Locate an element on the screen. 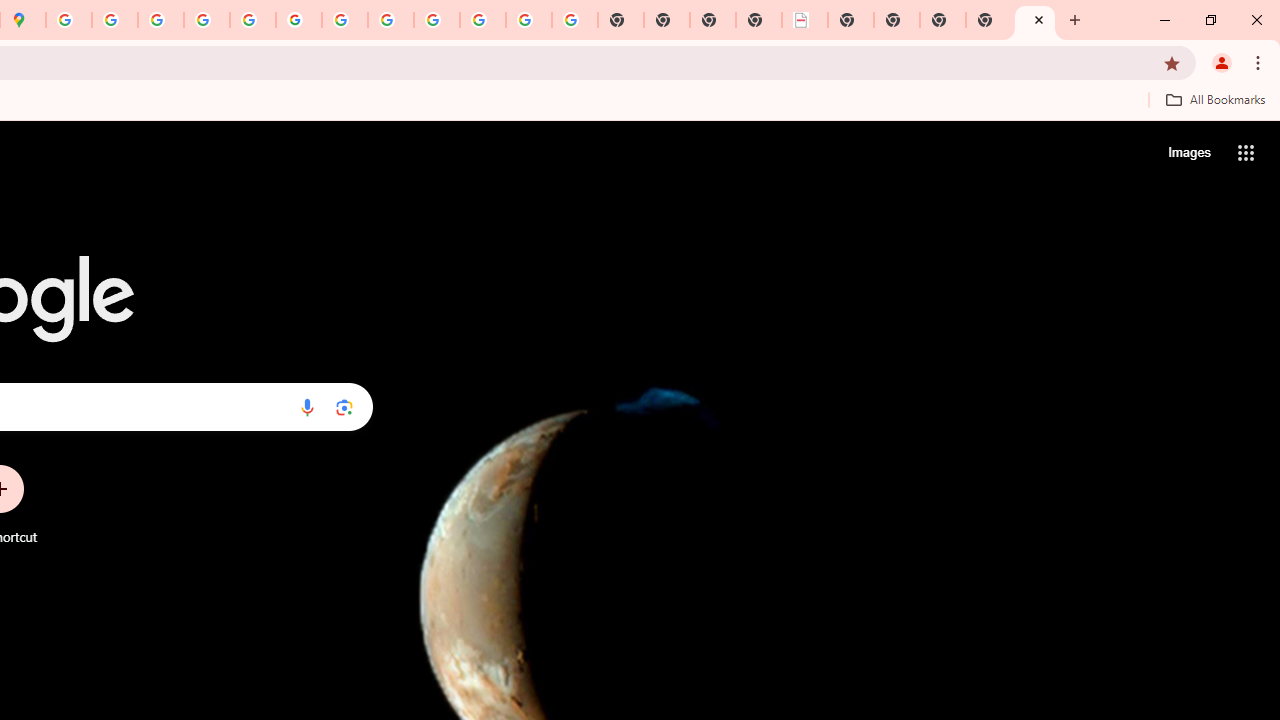 The width and height of the screenshot is (1280, 720). 'YouTube' is located at coordinates (345, 20).